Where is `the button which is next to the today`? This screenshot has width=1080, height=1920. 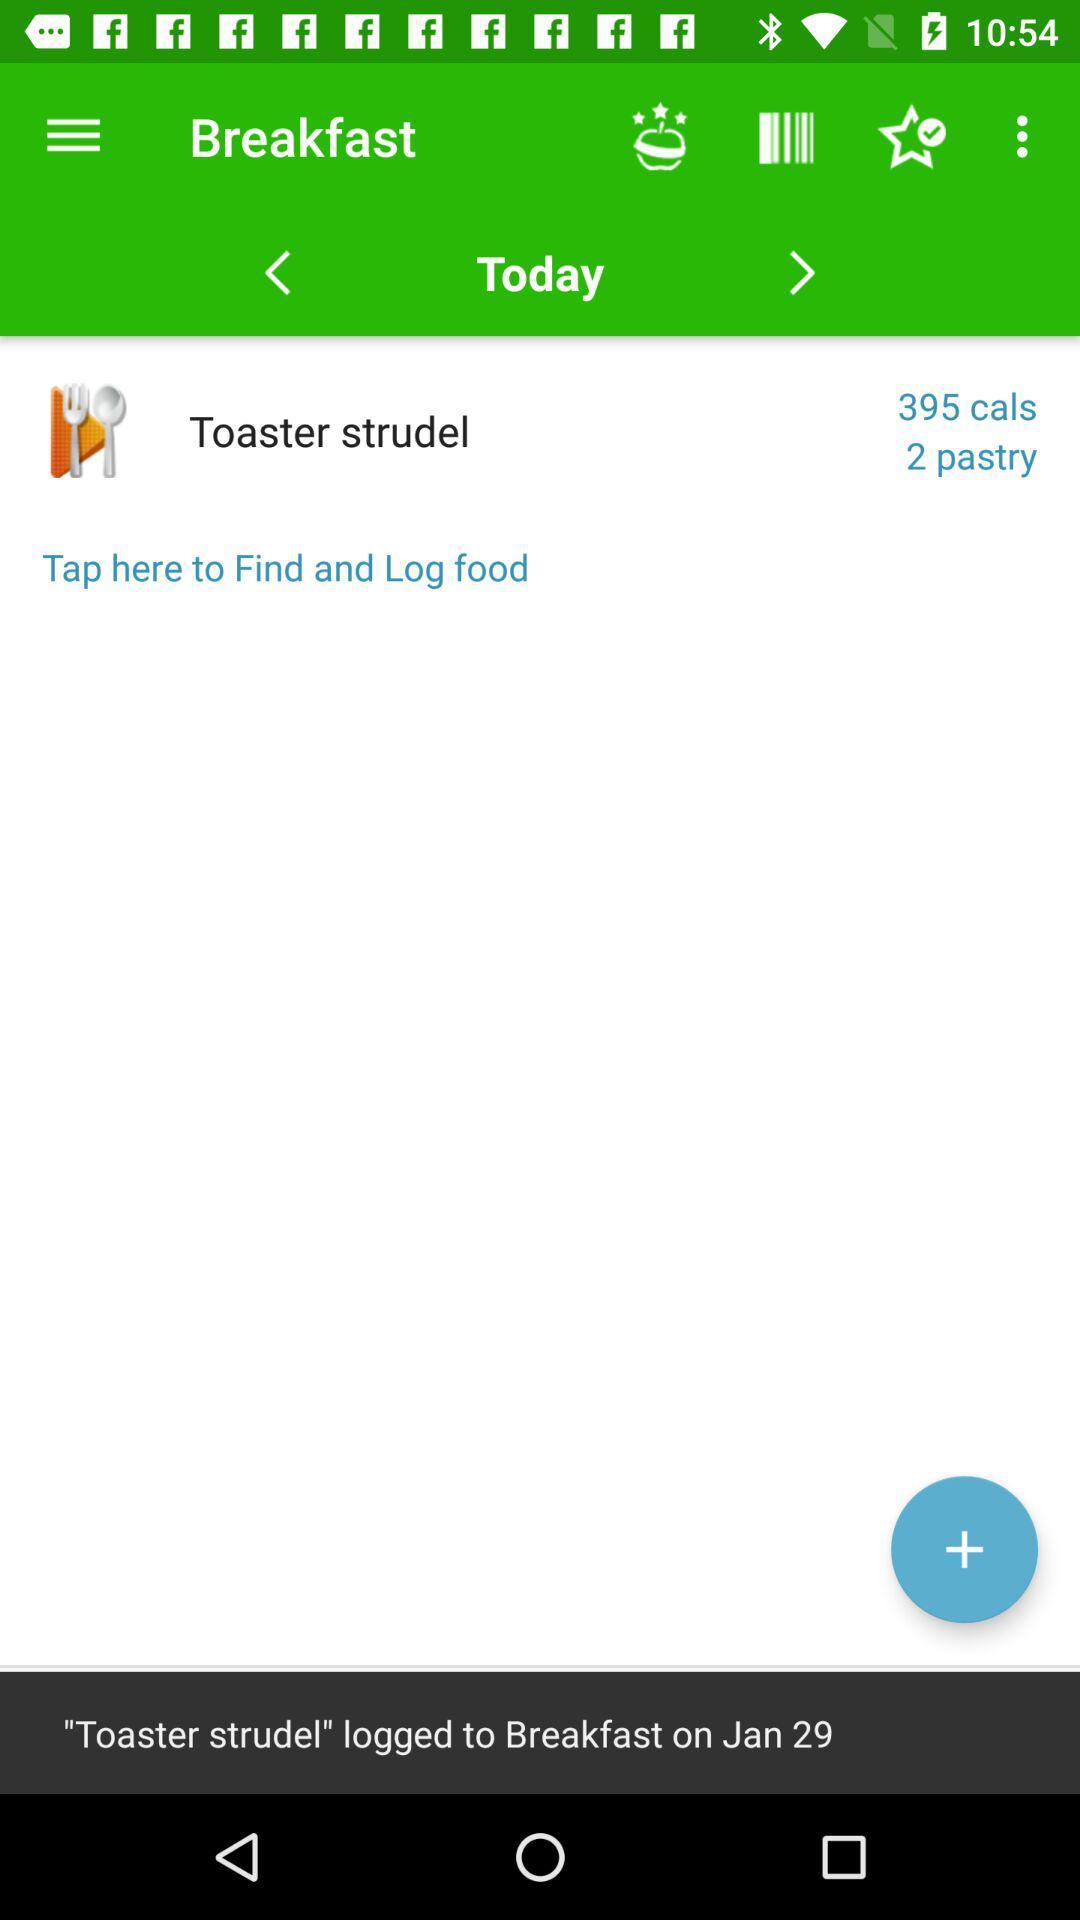 the button which is next to the today is located at coordinates (801, 272).